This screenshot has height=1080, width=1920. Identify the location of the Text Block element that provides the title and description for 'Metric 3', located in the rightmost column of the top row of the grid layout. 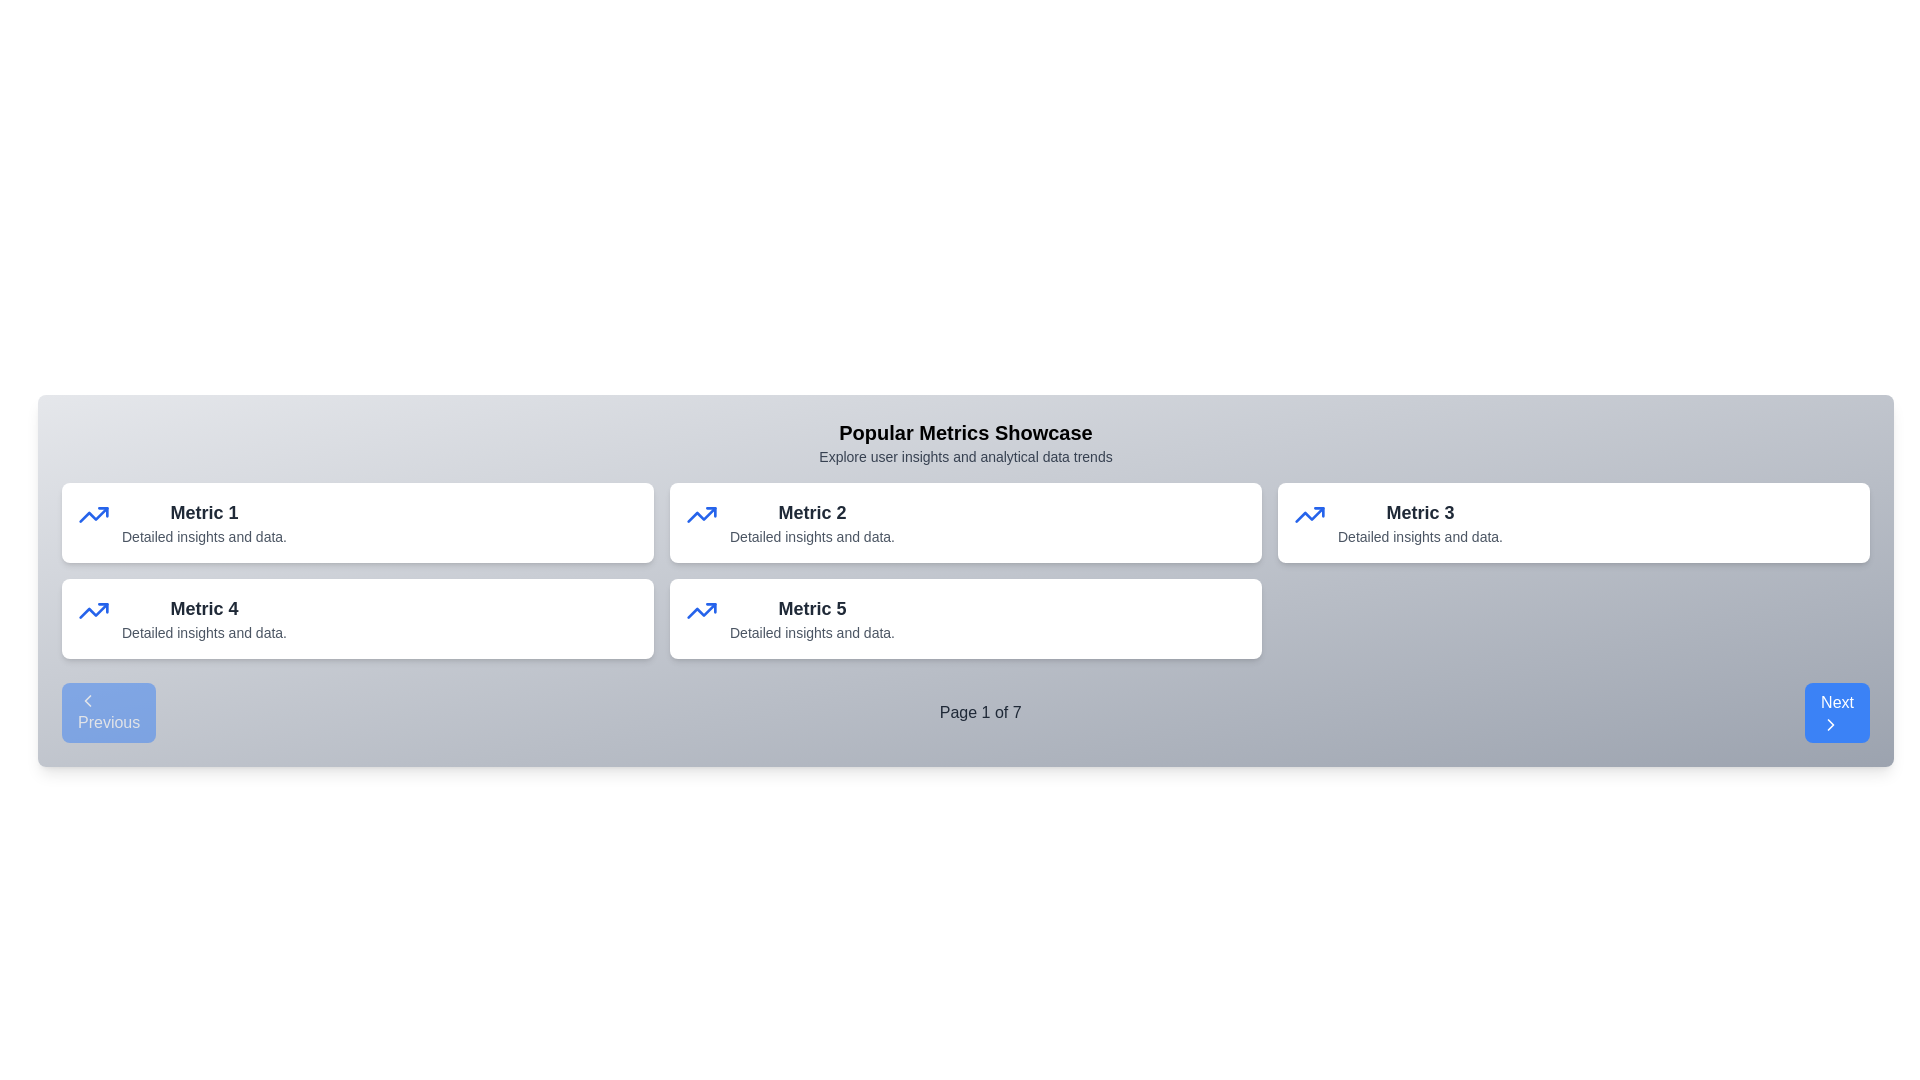
(1413, 522).